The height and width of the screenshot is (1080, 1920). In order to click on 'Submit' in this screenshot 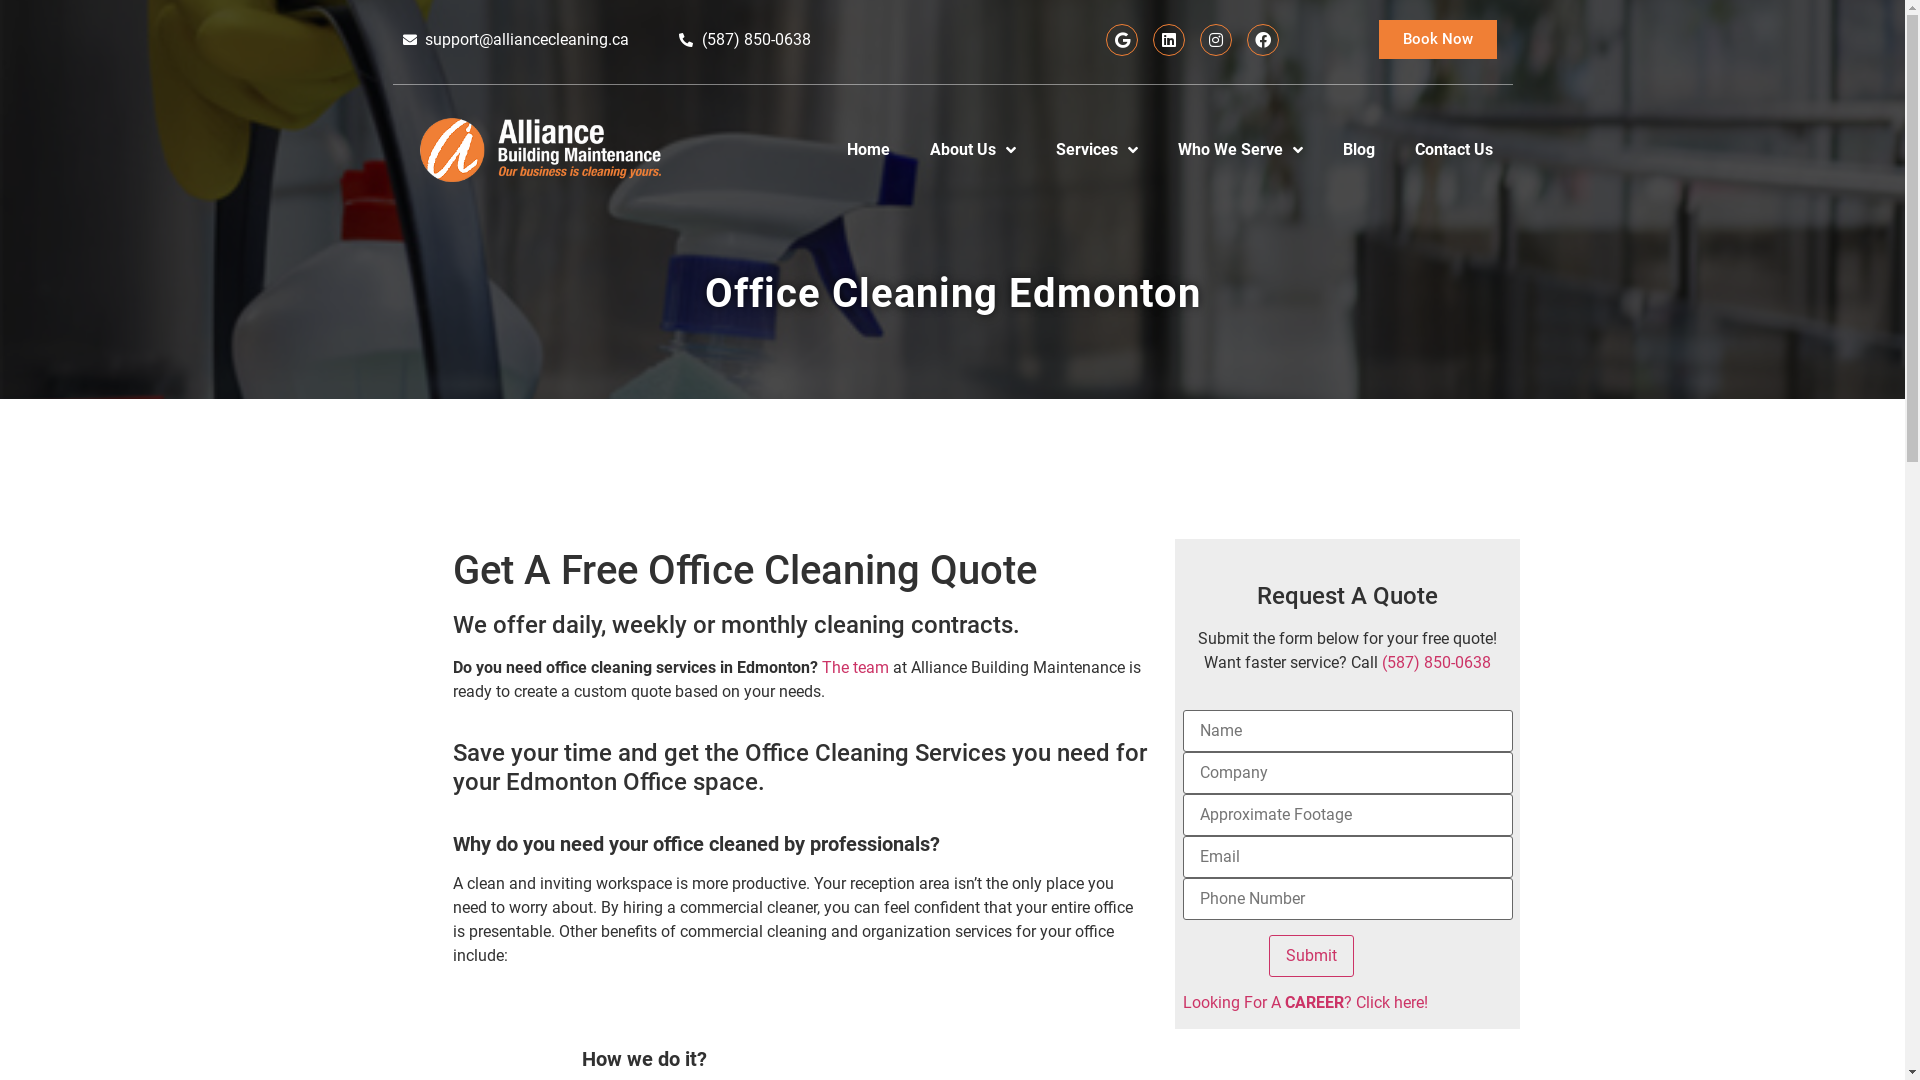, I will do `click(1311, 955)`.